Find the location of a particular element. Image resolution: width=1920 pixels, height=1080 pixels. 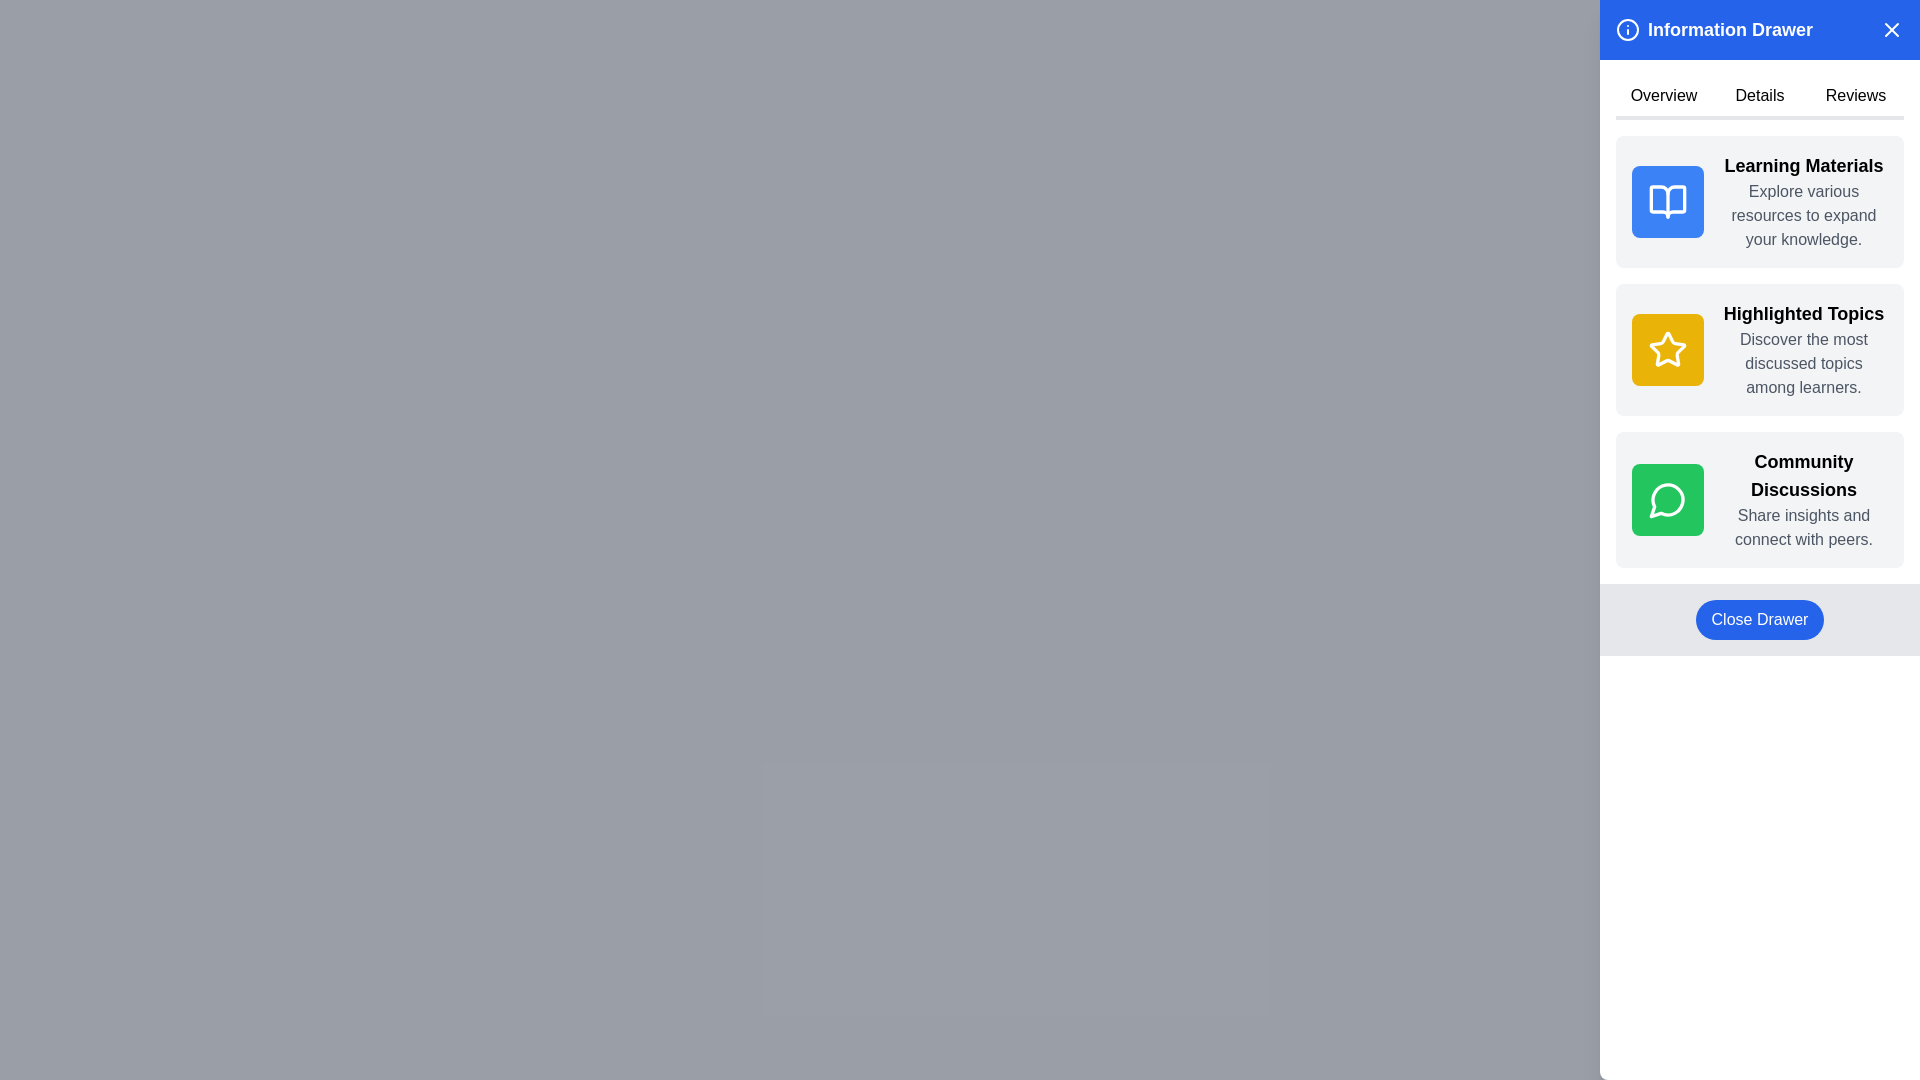

the 'Highlighted Topics' icon located in the right-hand drawer panel, positioned below 'Learning Materials' and above 'Community Discussions' is located at coordinates (1668, 349).